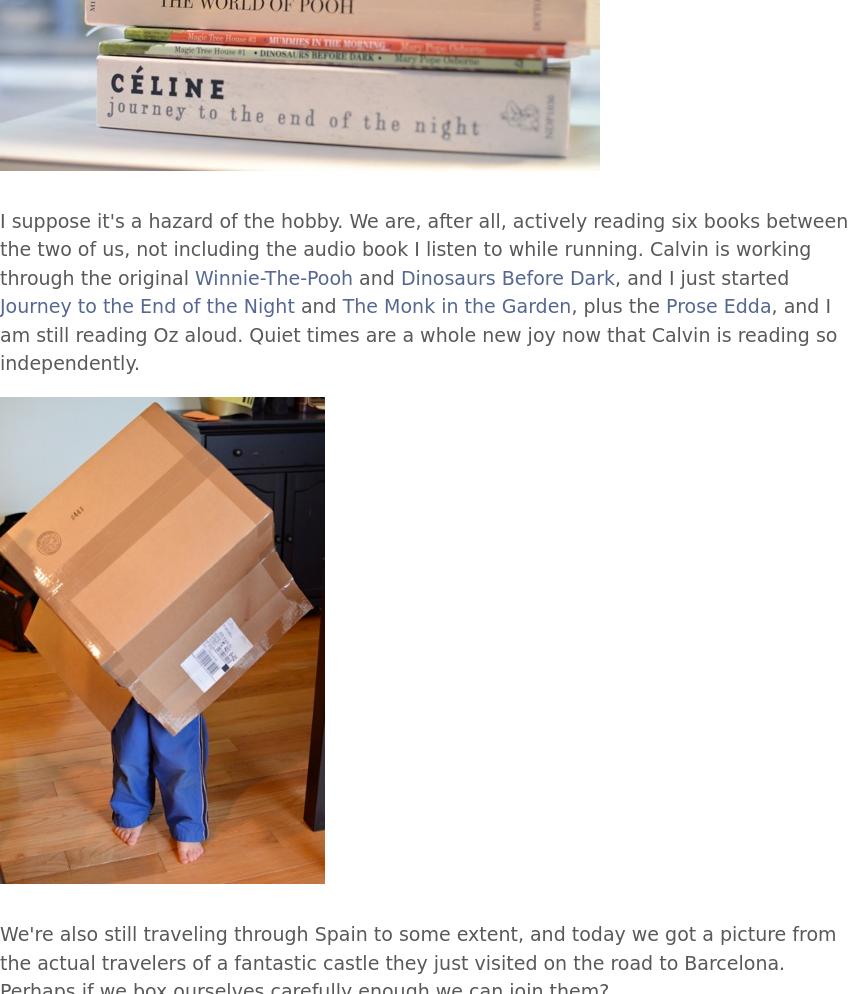 The height and width of the screenshot is (994, 854). I want to click on 'Prose Edda', so click(666, 305).